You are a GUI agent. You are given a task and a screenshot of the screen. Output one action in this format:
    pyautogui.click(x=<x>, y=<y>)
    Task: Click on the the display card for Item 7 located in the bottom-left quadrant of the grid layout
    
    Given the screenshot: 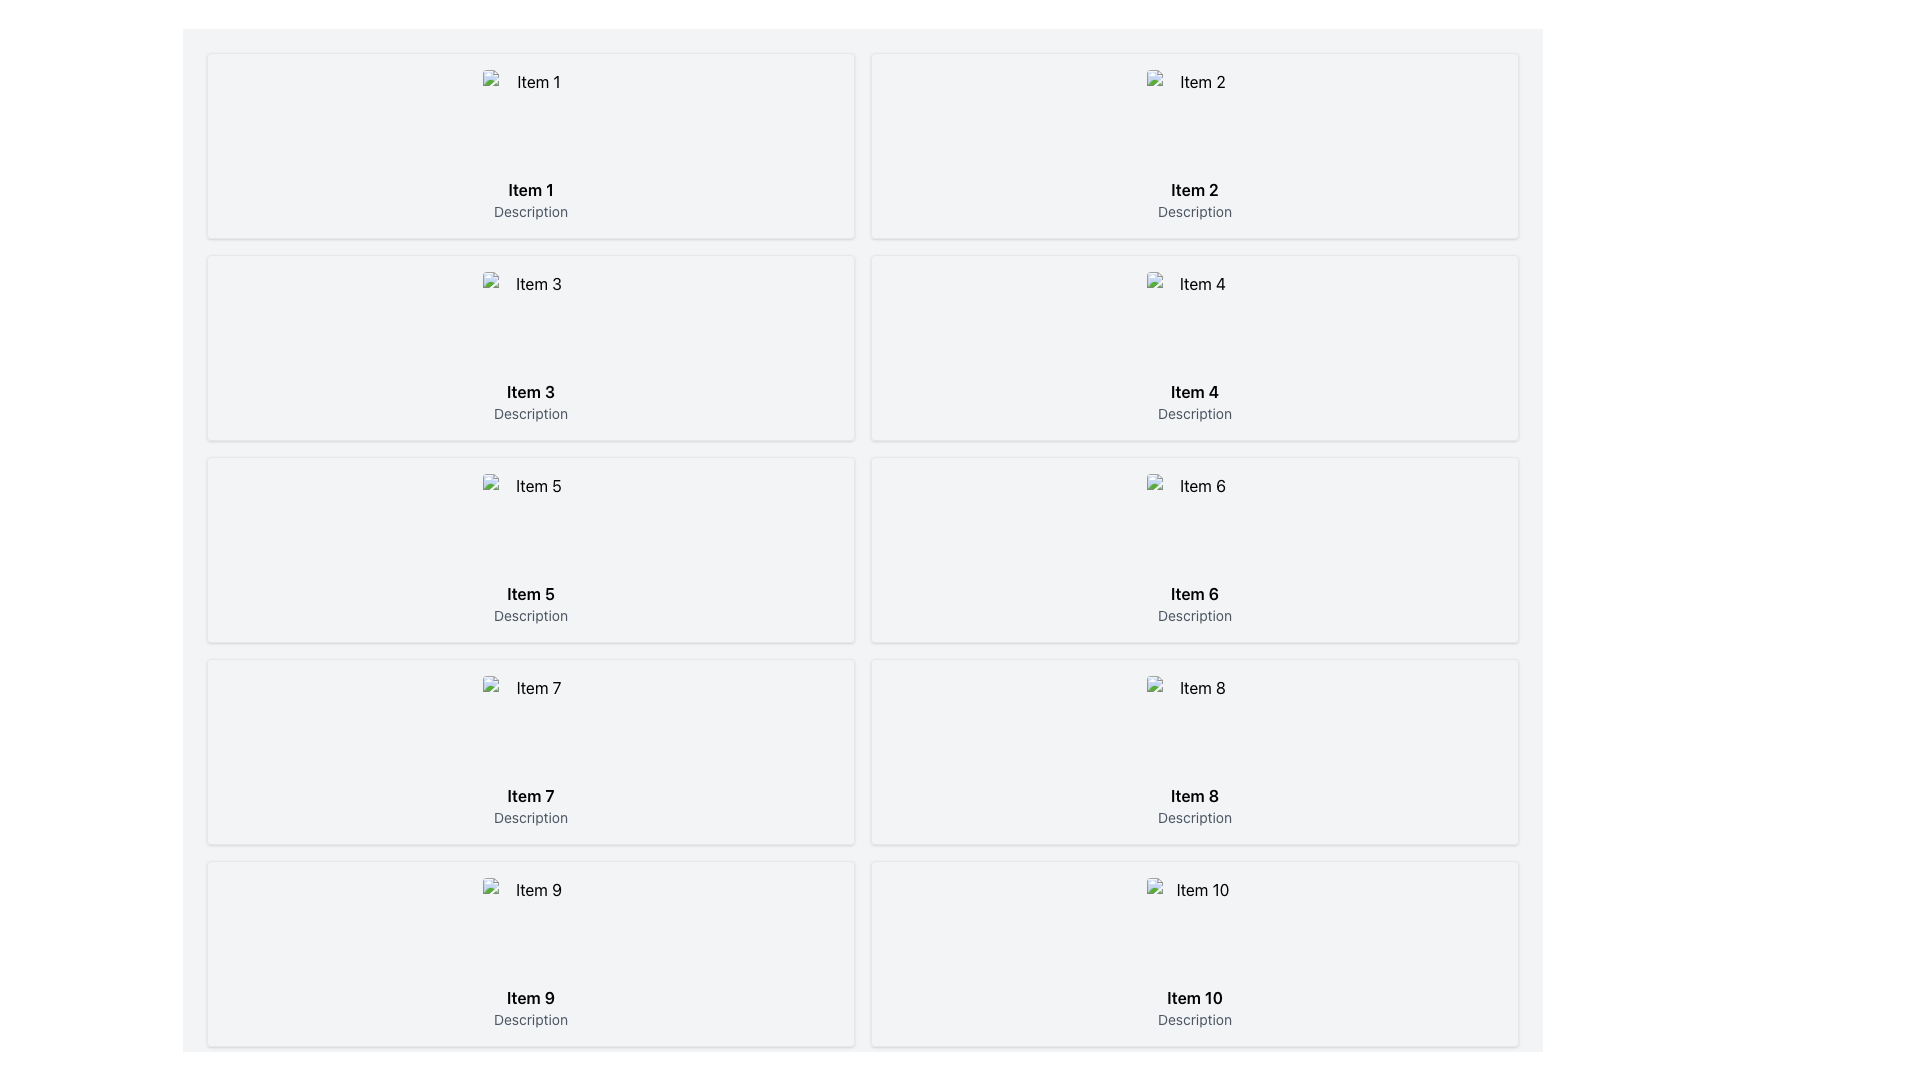 What is the action you would take?
    pyautogui.click(x=531, y=752)
    